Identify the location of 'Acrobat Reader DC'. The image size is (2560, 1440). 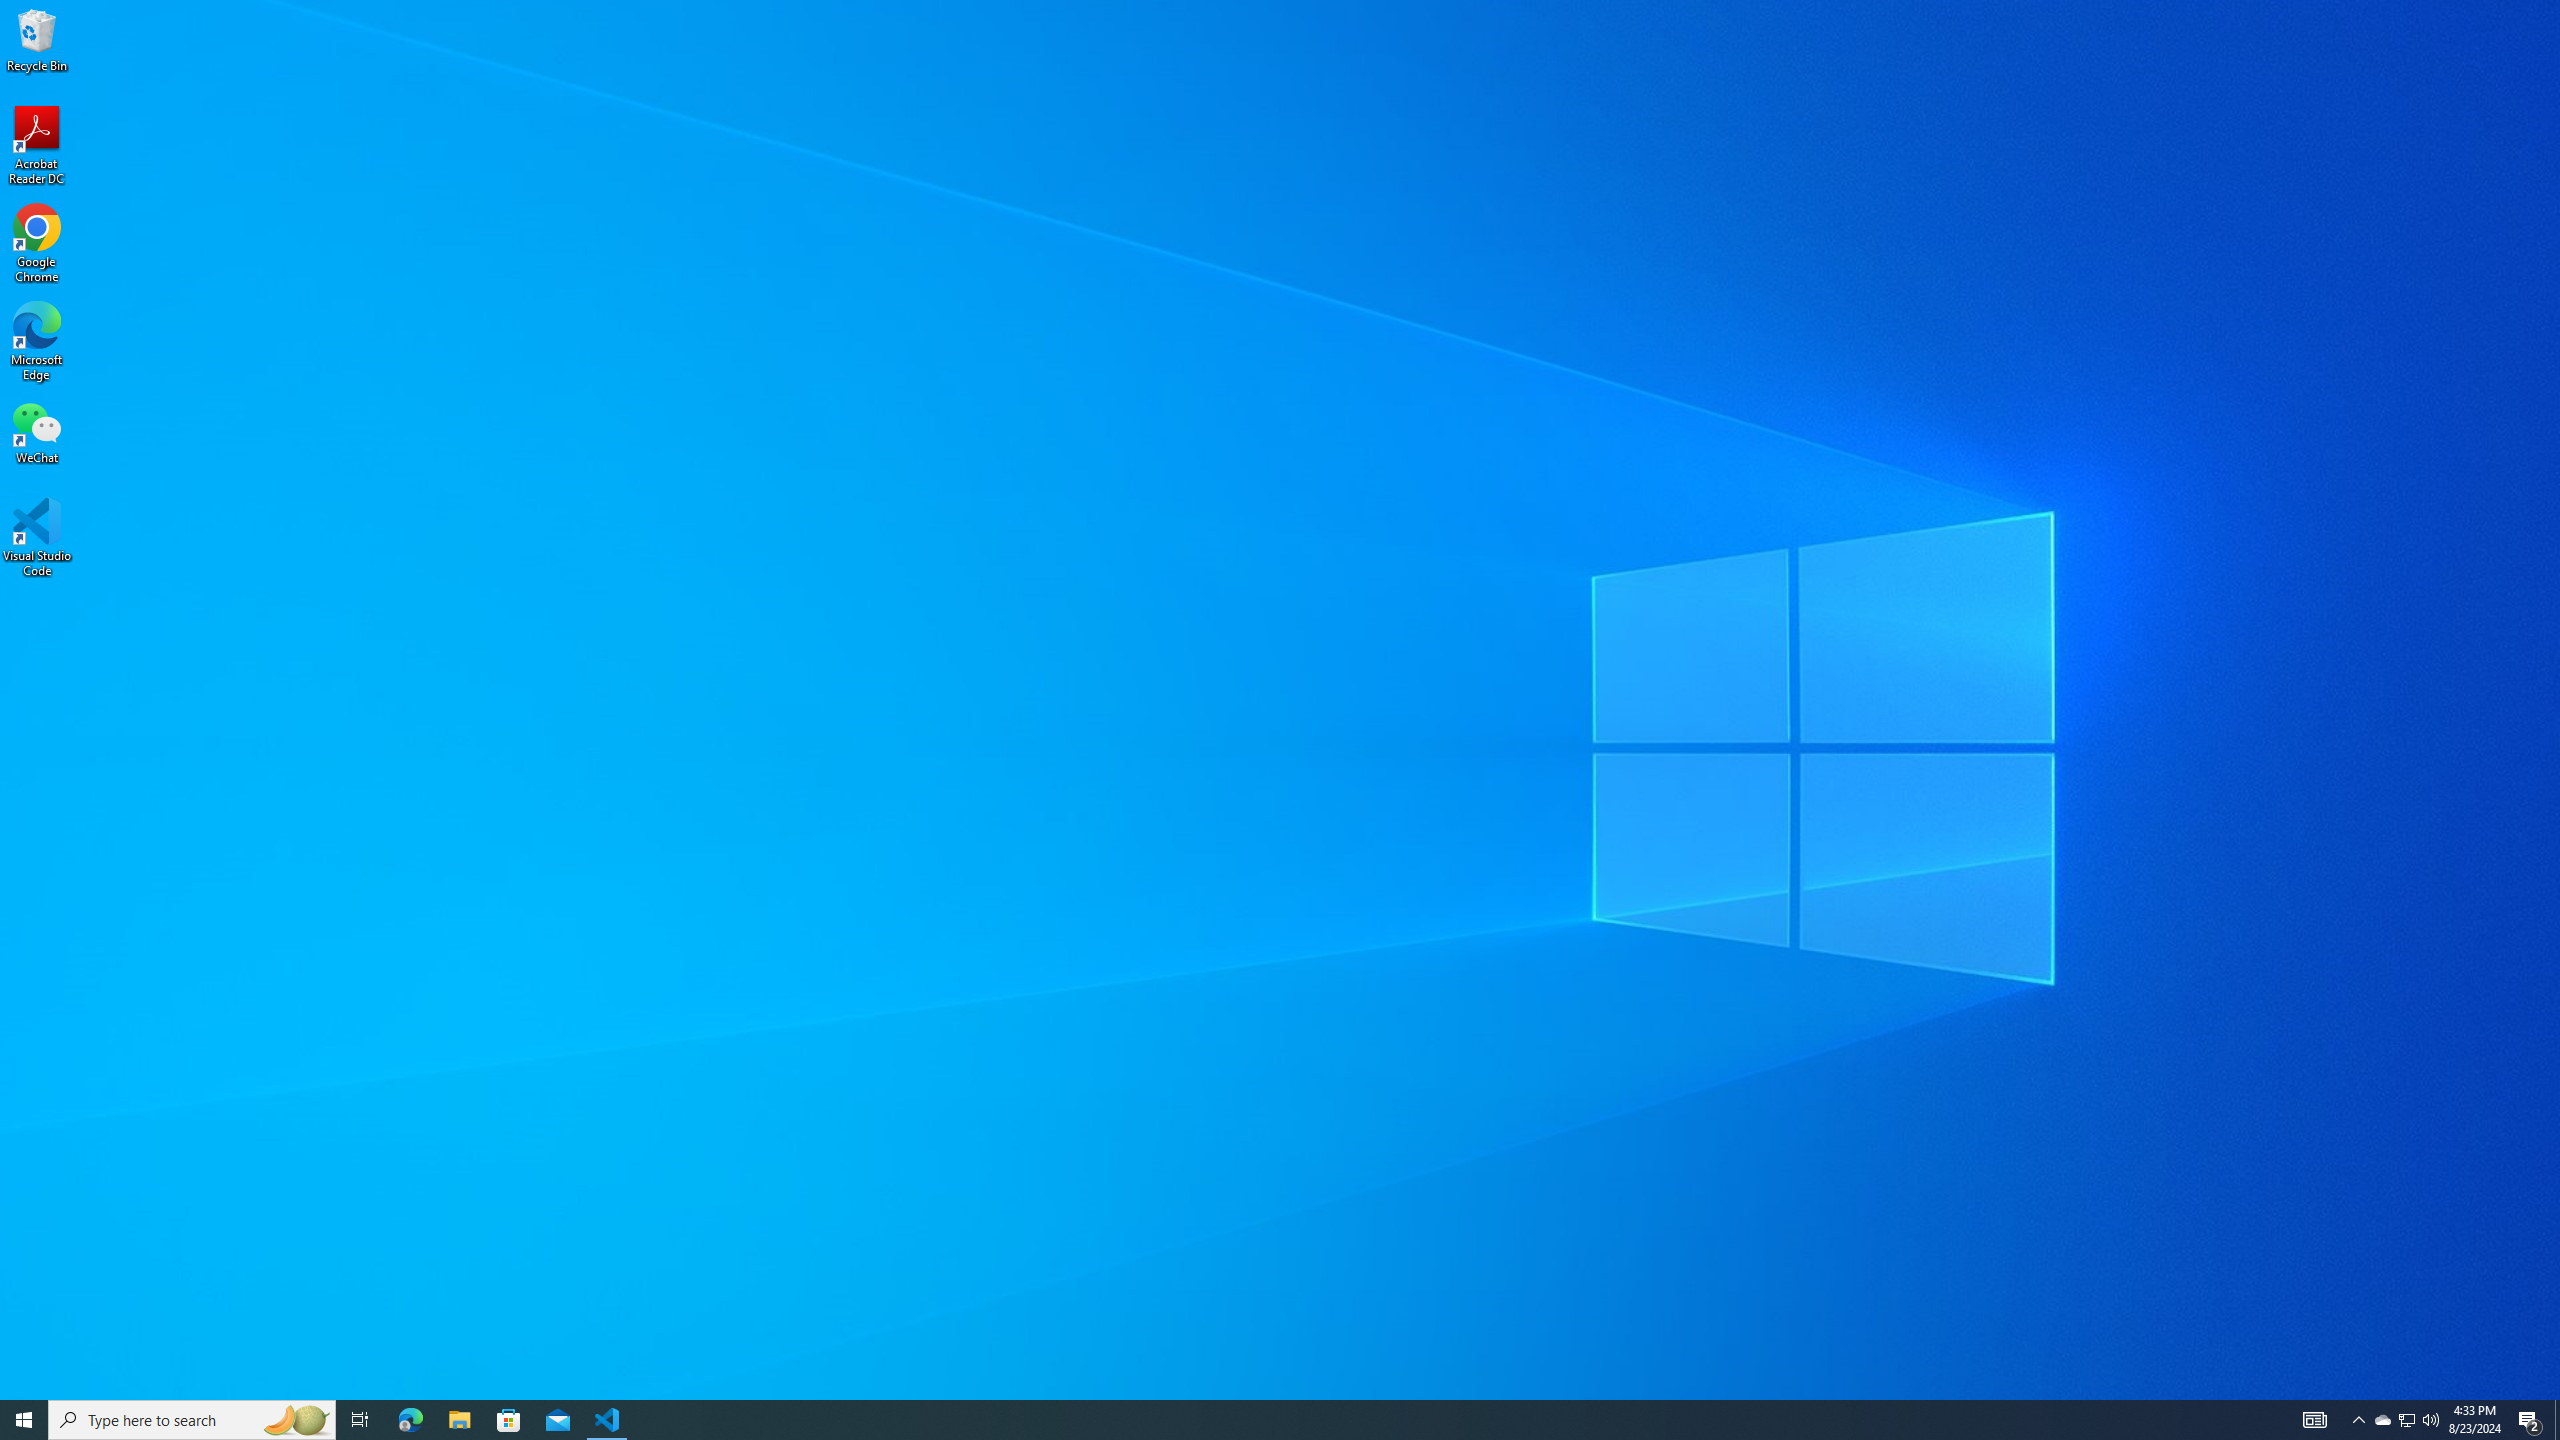
(36, 145).